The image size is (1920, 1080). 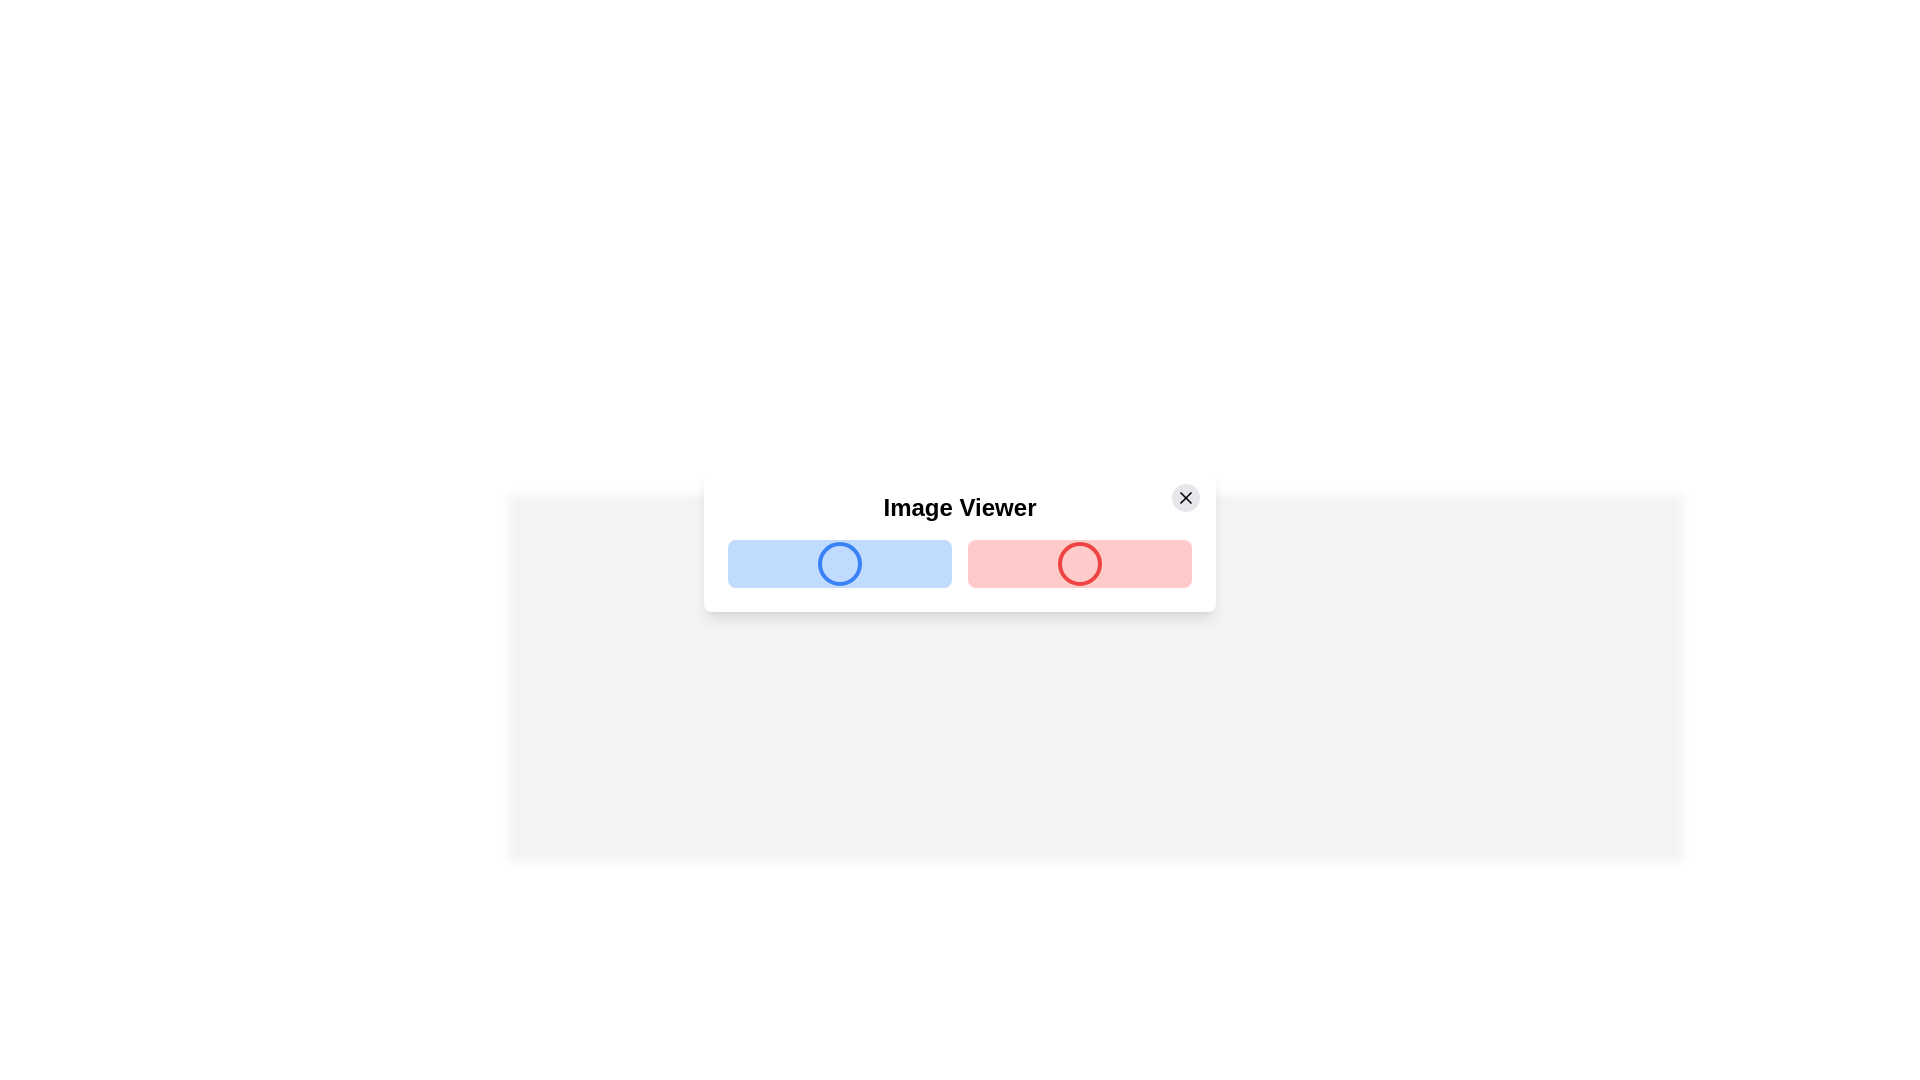 What do you see at coordinates (1185, 496) in the screenshot?
I see `the diagonal cross (X) icon of the Close button located in the upper-right corner of the 'Image Viewer' dialog box` at bounding box center [1185, 496].